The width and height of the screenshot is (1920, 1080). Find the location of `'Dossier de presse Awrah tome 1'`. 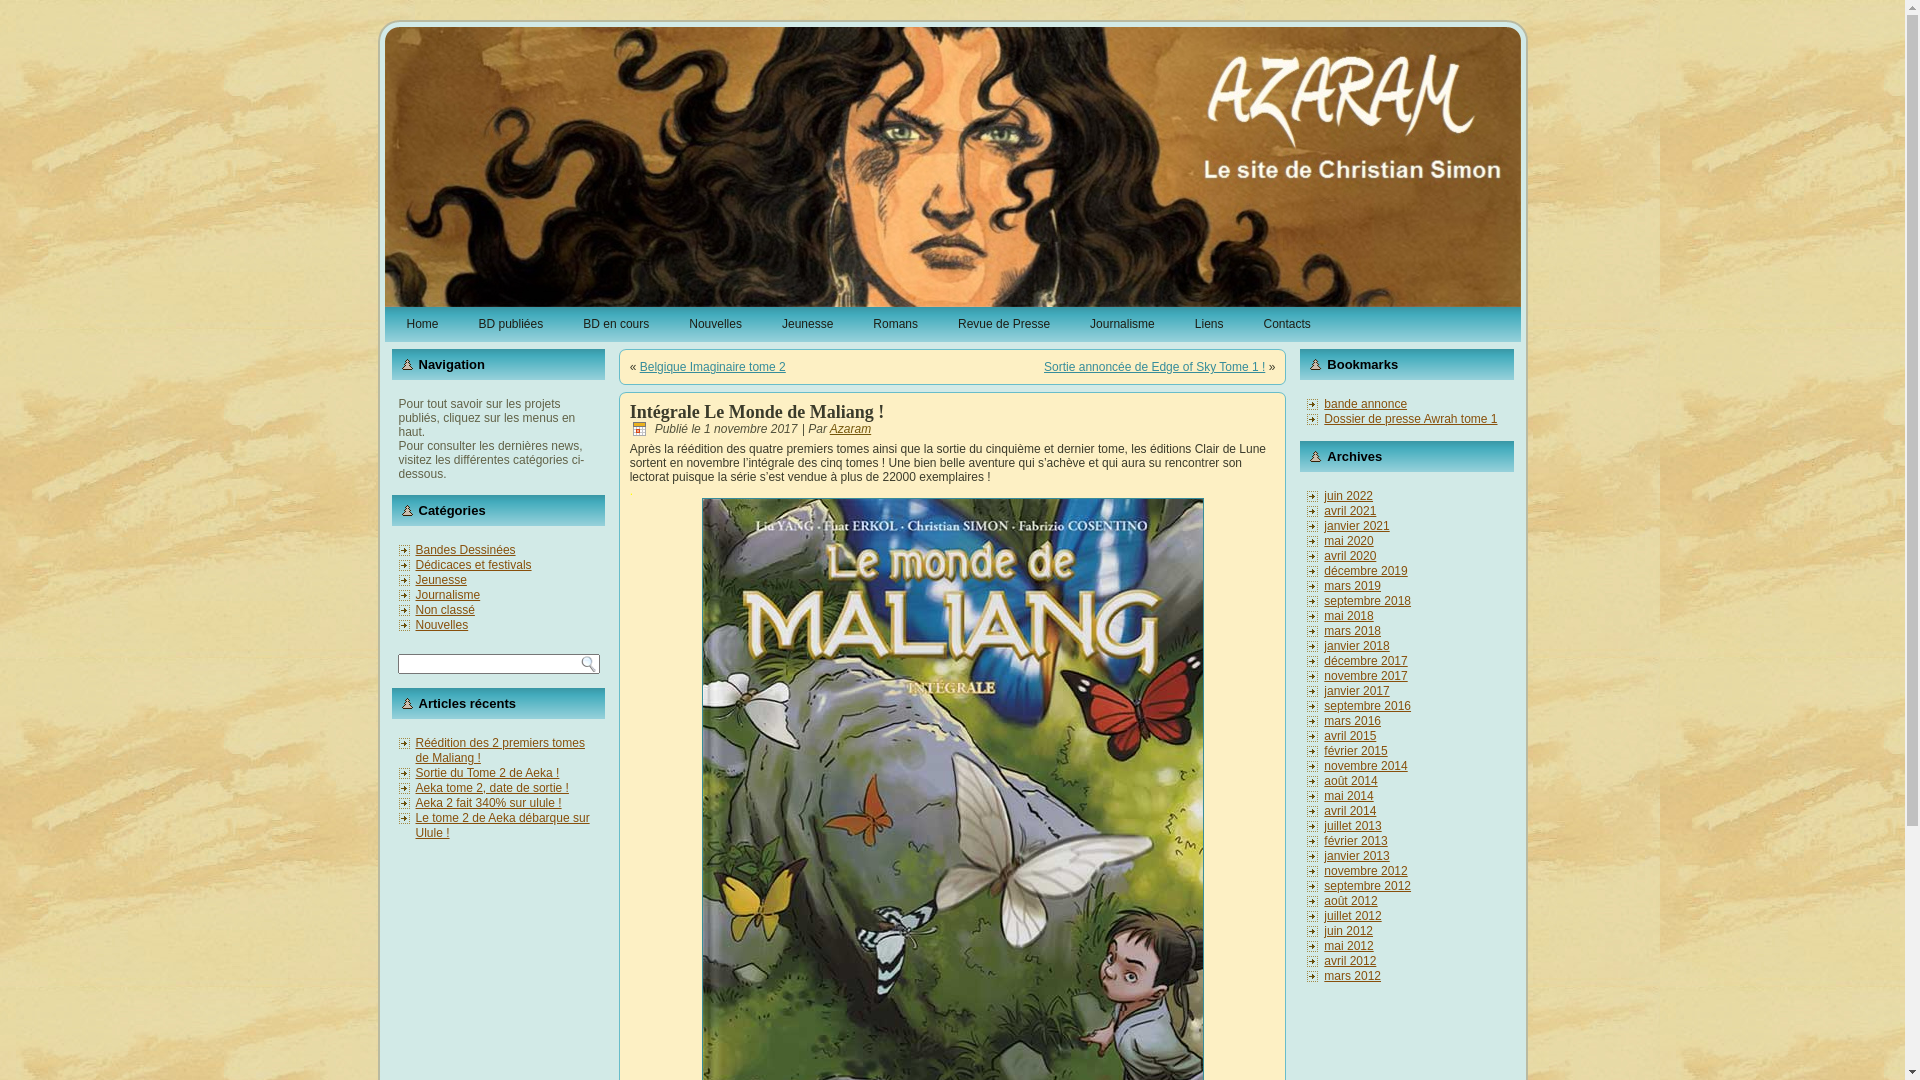

'Dossier de presse Awrah tome 1' is located at coordinates (1409, 418).